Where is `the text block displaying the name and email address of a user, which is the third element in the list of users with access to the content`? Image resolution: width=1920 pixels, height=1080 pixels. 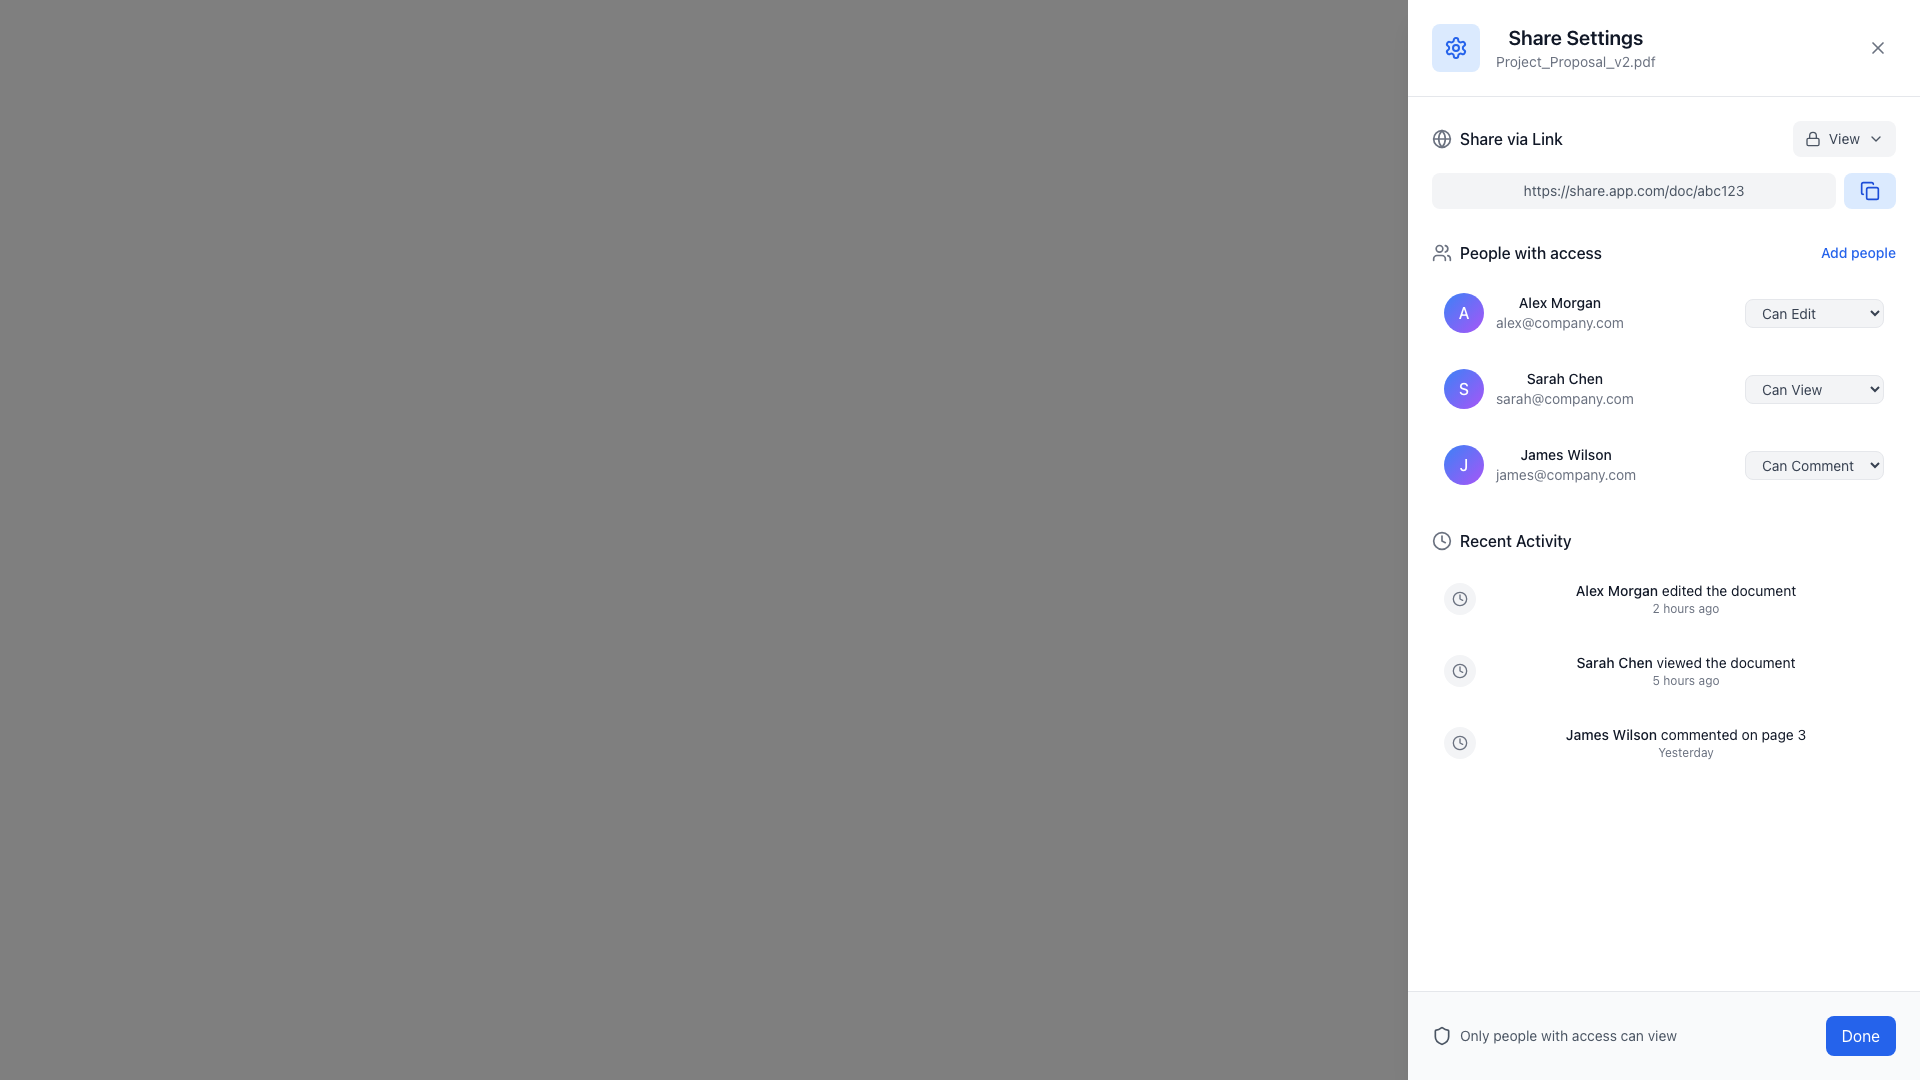
the text block displaying the name and email address of a user, which is the third element in the list of users with access to the content is located at coordinates (1565, 465).